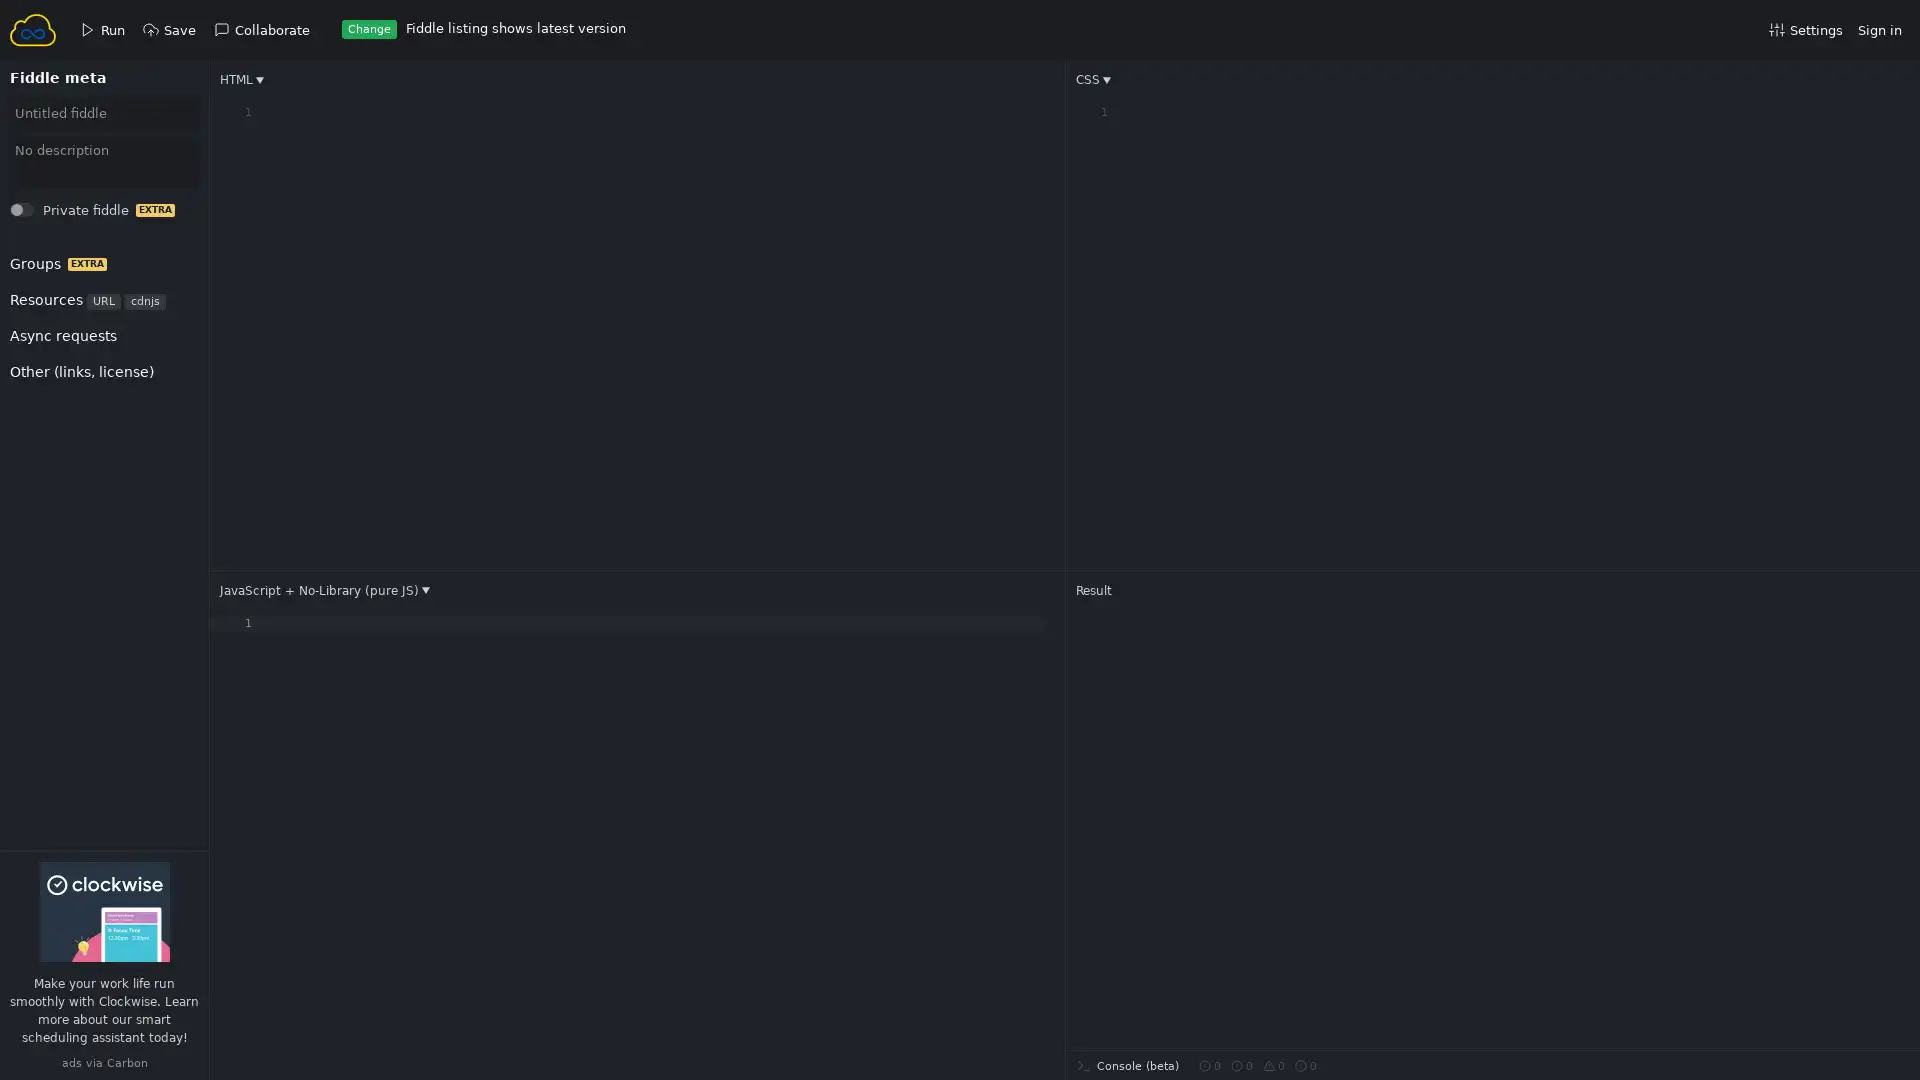 This screenshot has width=1920, height=1080. I want to click on Fork, so click(41, 215).